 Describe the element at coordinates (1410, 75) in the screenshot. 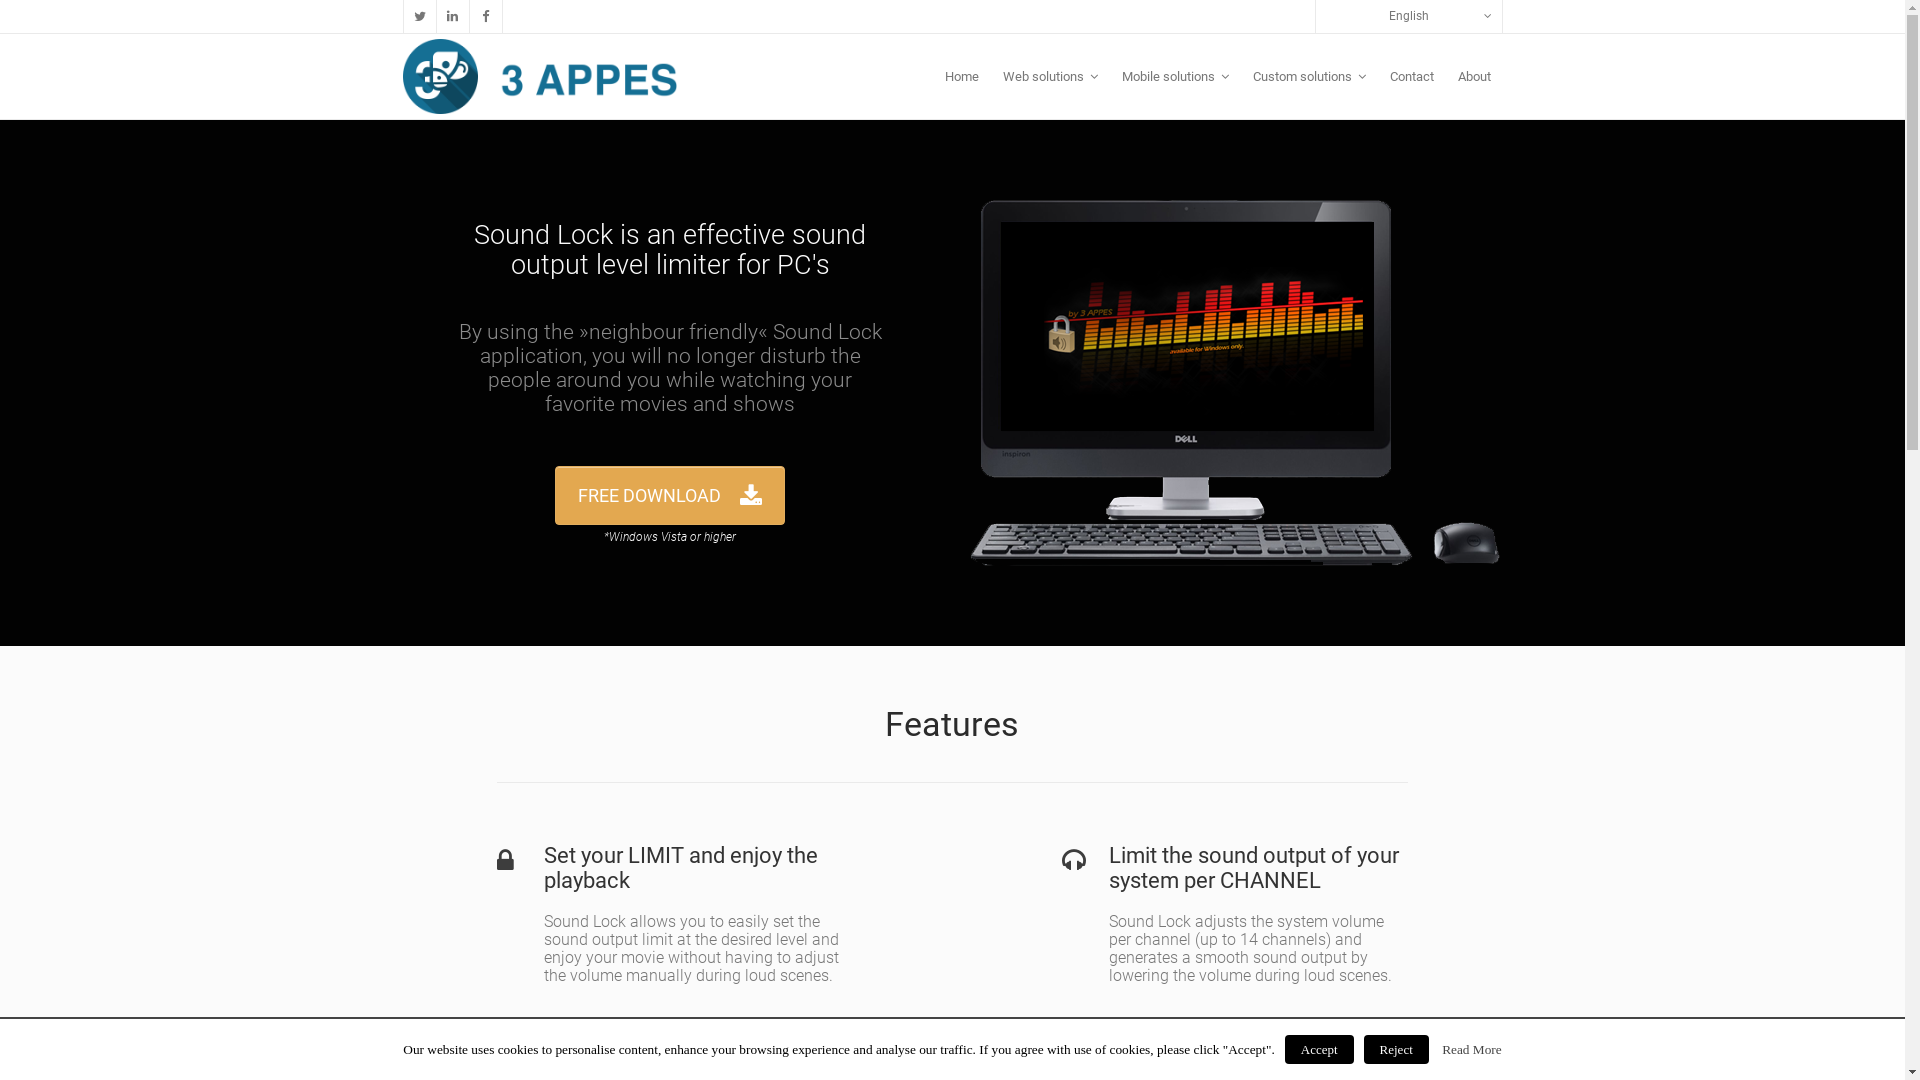

I see `'Contact'` at that location.